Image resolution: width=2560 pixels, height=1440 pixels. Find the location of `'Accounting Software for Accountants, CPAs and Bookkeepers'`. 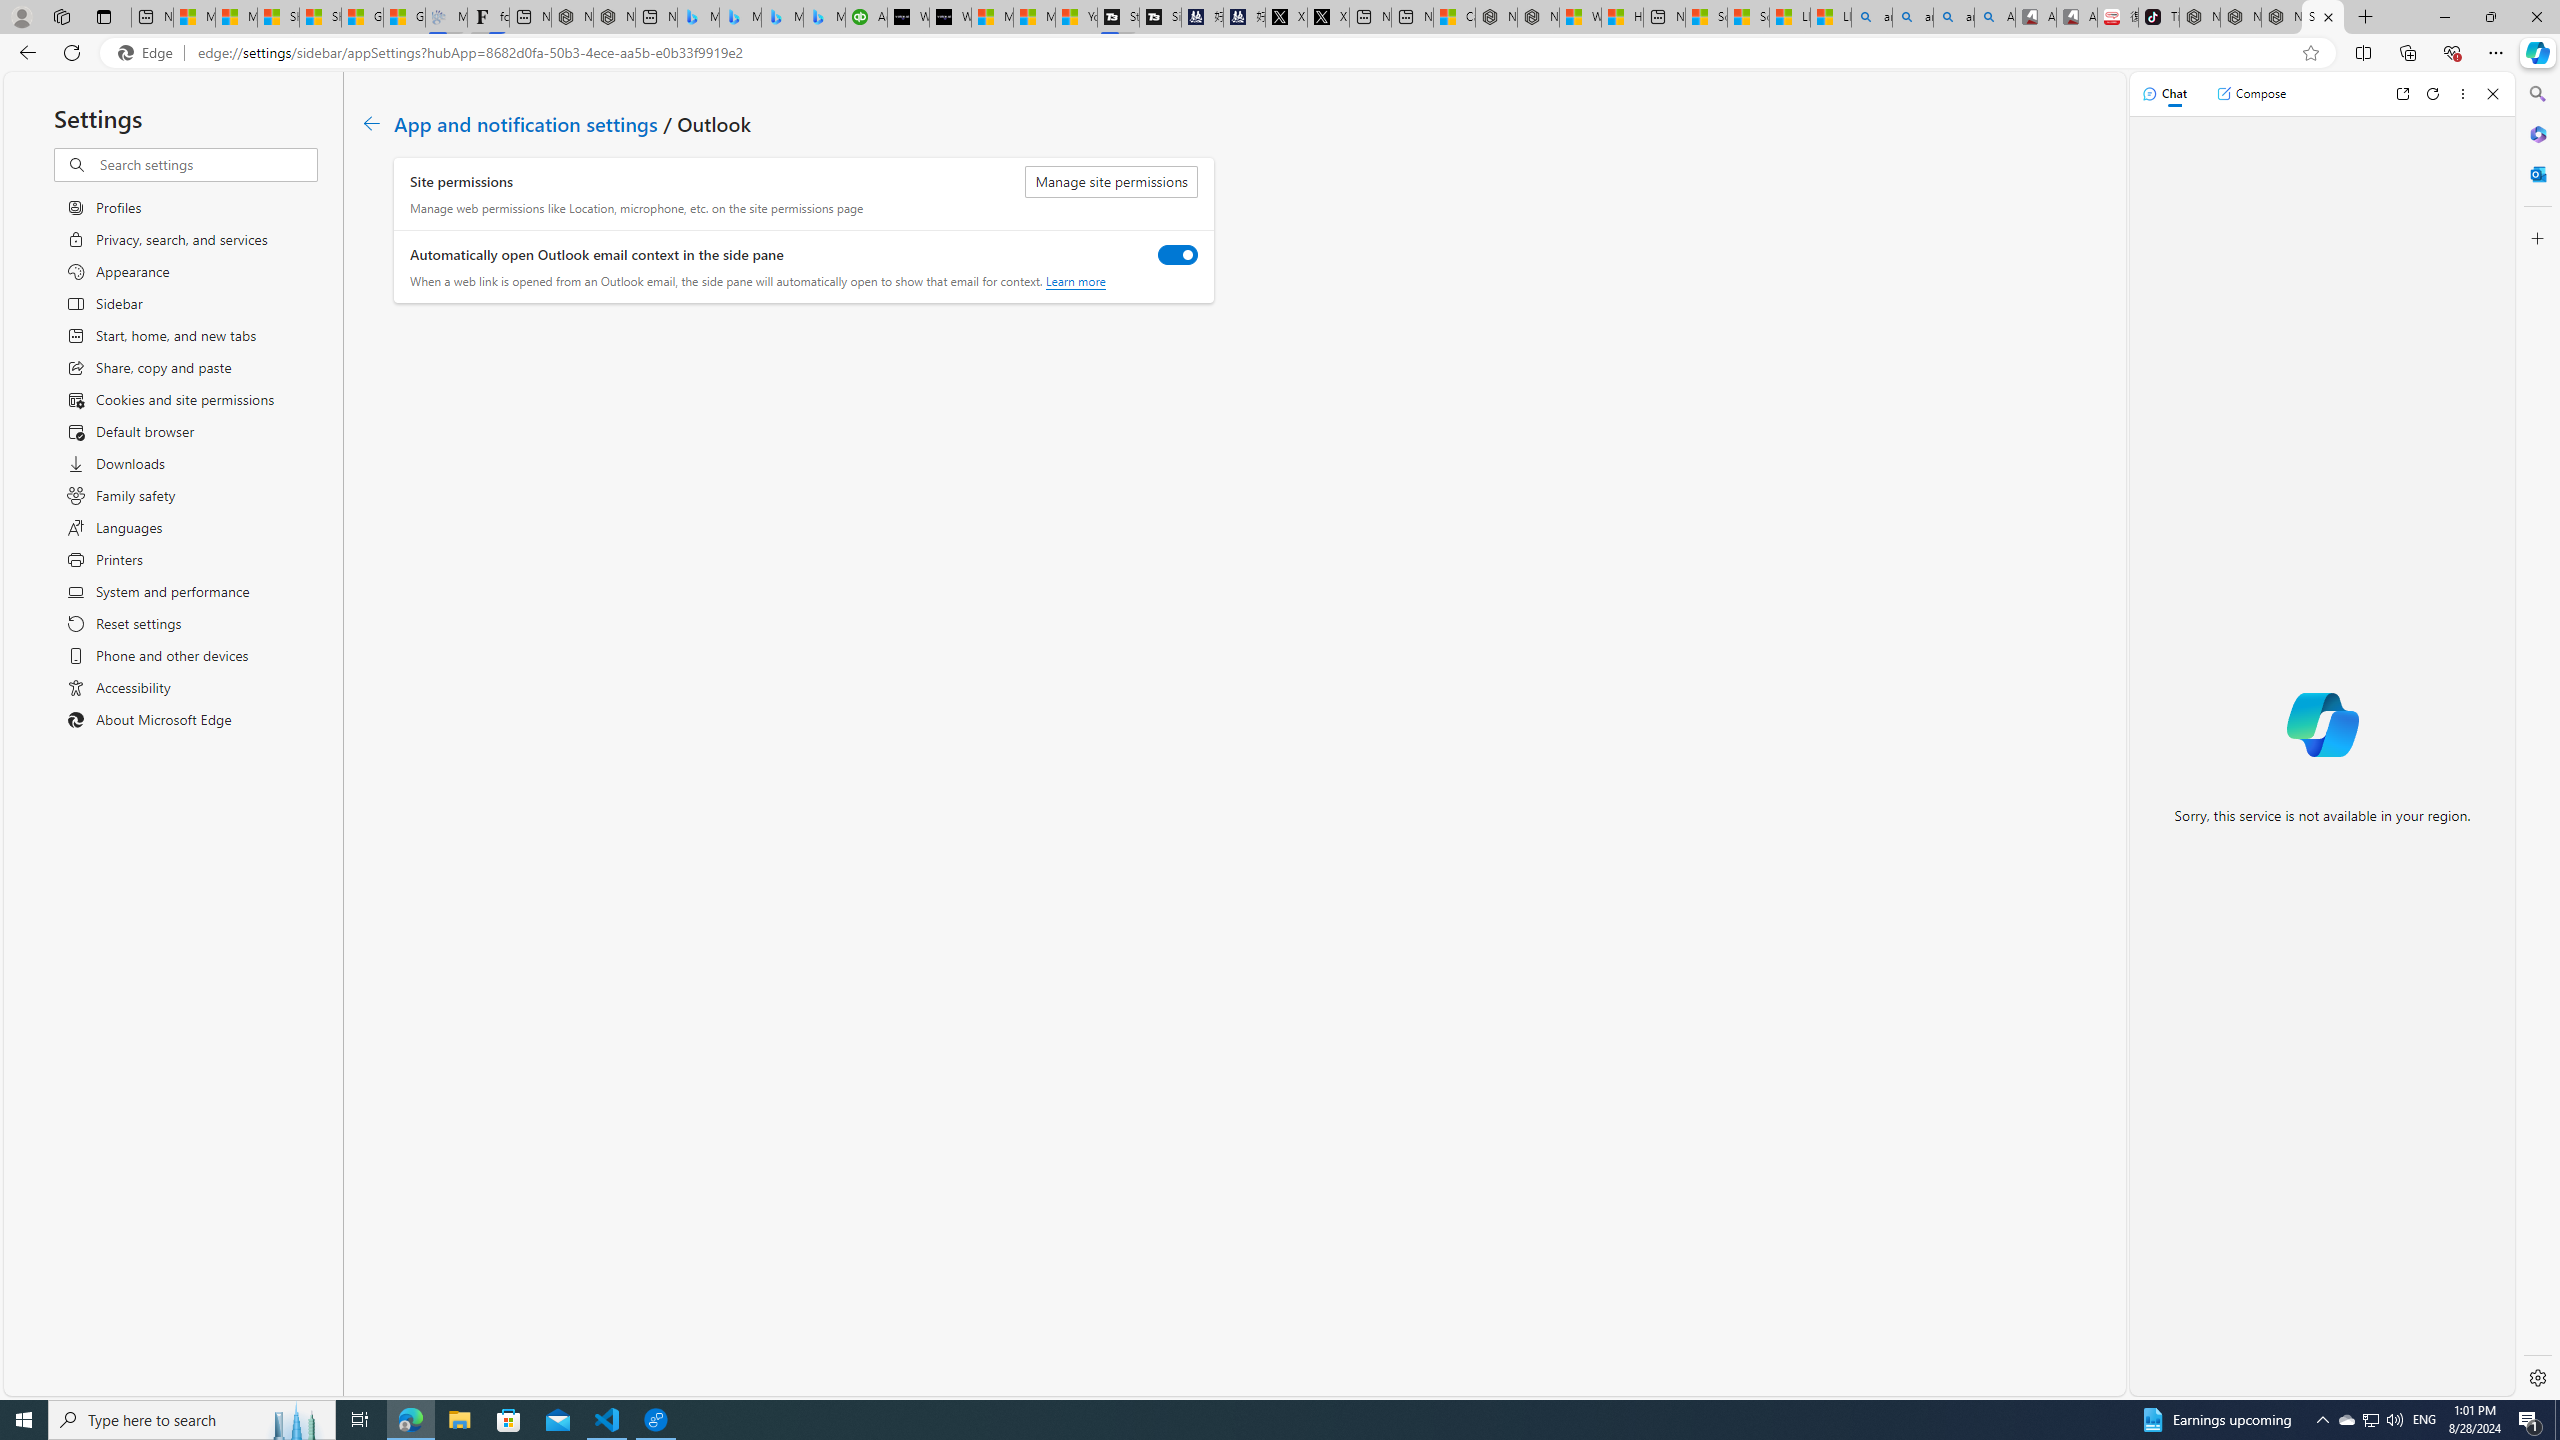

'Accounting Software for Accountants, CPAs and Bookkeepers' is located at coordinates (865, 16).